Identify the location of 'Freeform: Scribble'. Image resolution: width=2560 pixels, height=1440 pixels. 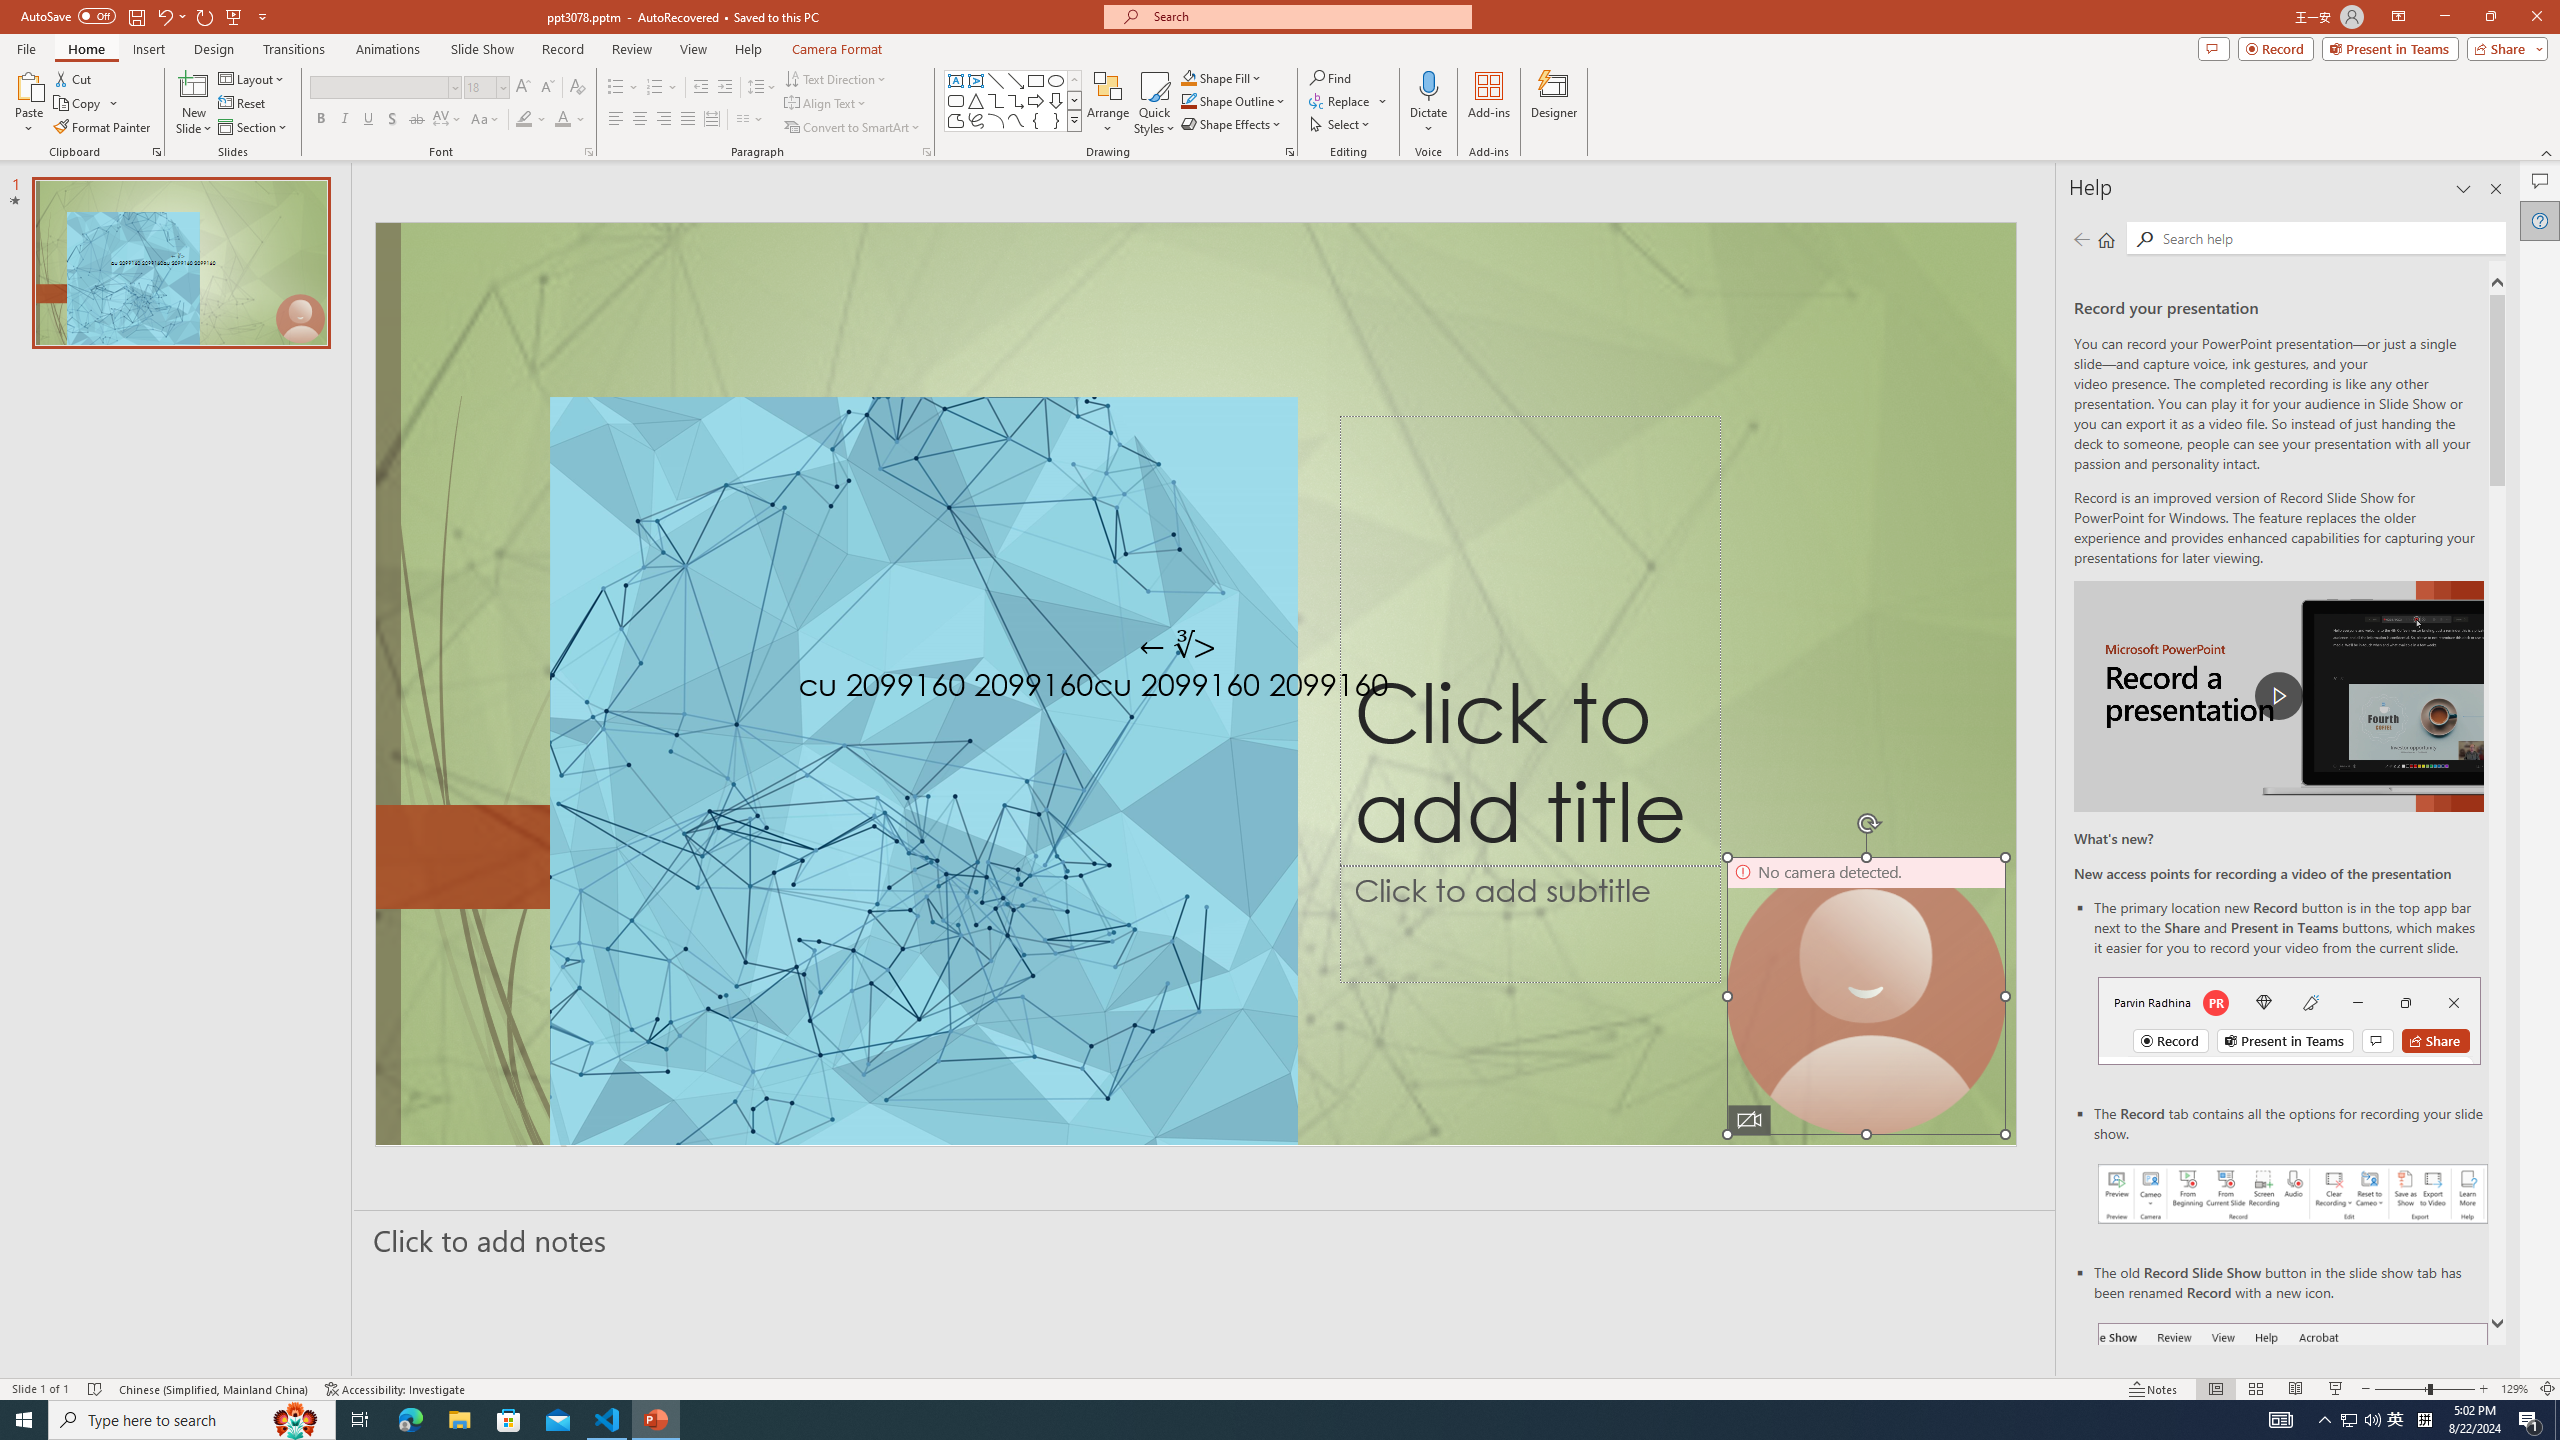
(974, 119).